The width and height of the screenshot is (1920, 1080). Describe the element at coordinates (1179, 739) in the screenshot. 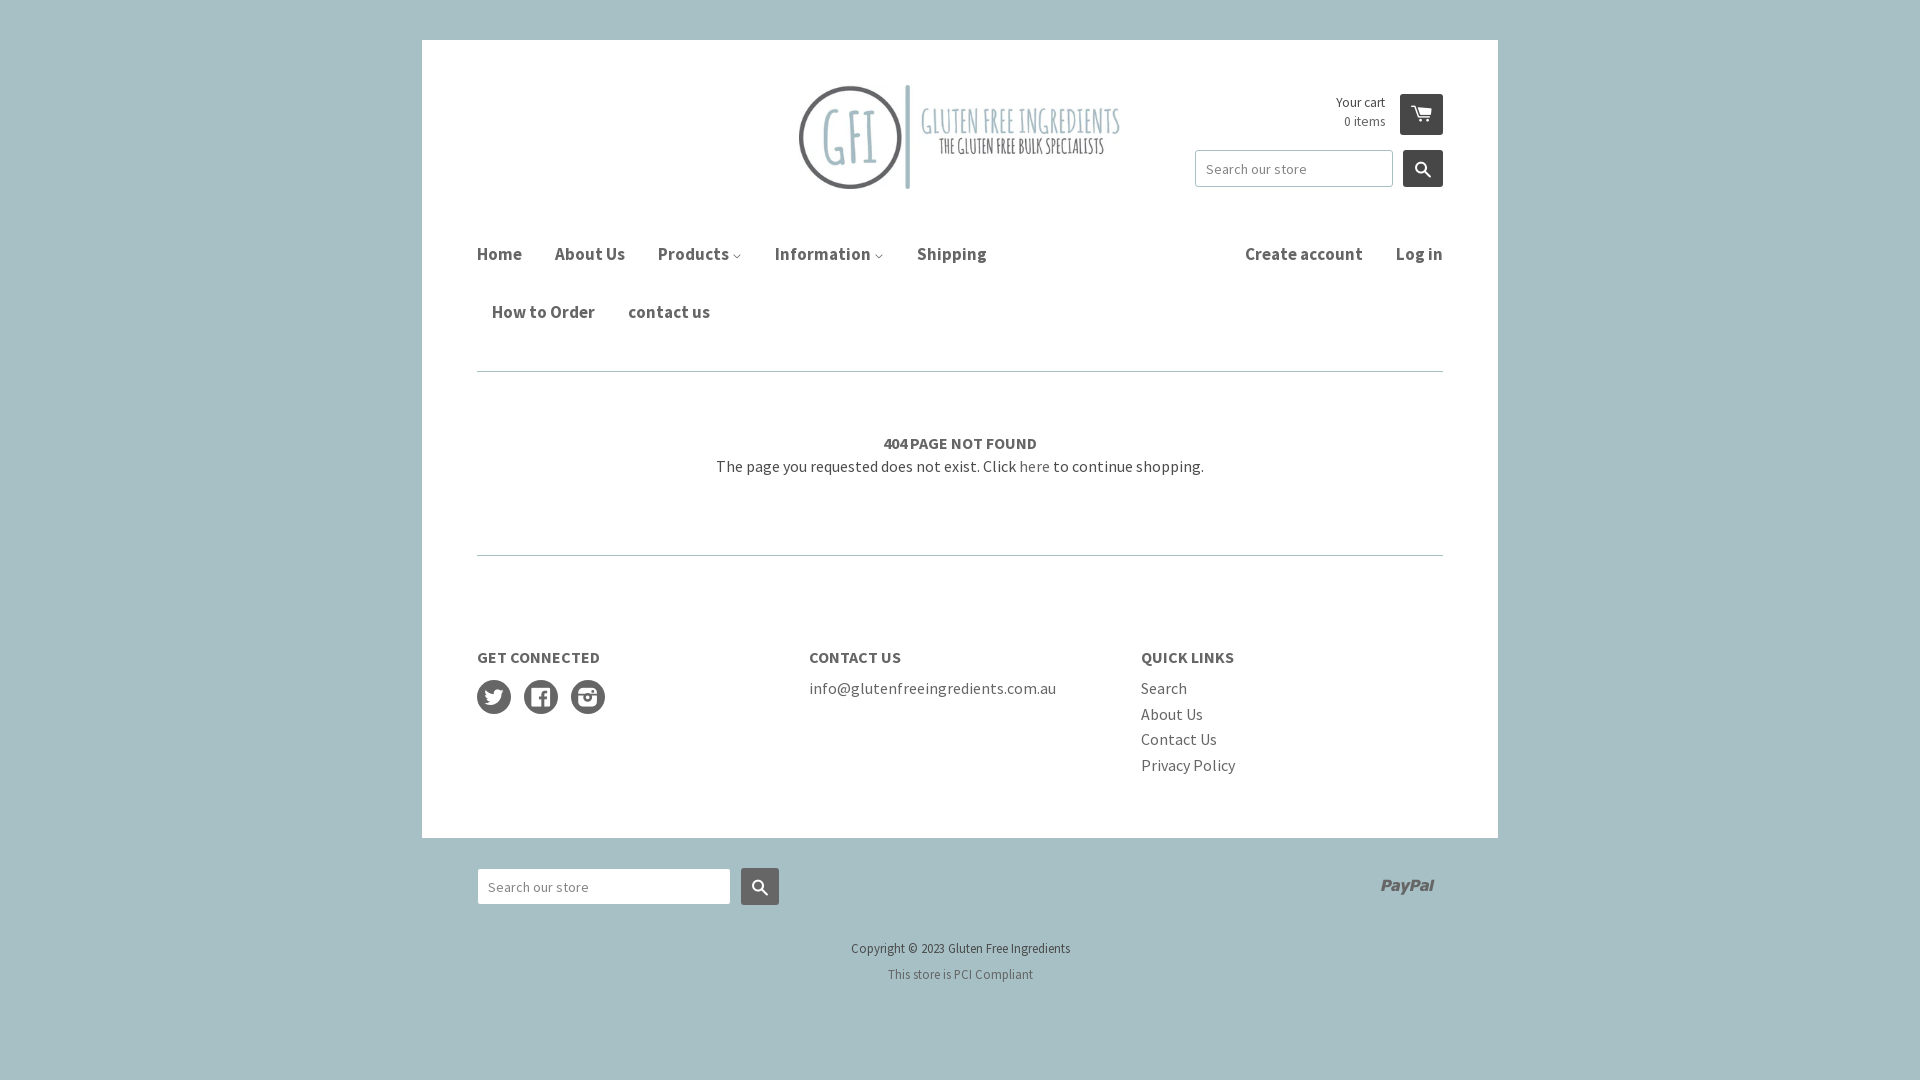

I see `'Contact Us'` at that location.